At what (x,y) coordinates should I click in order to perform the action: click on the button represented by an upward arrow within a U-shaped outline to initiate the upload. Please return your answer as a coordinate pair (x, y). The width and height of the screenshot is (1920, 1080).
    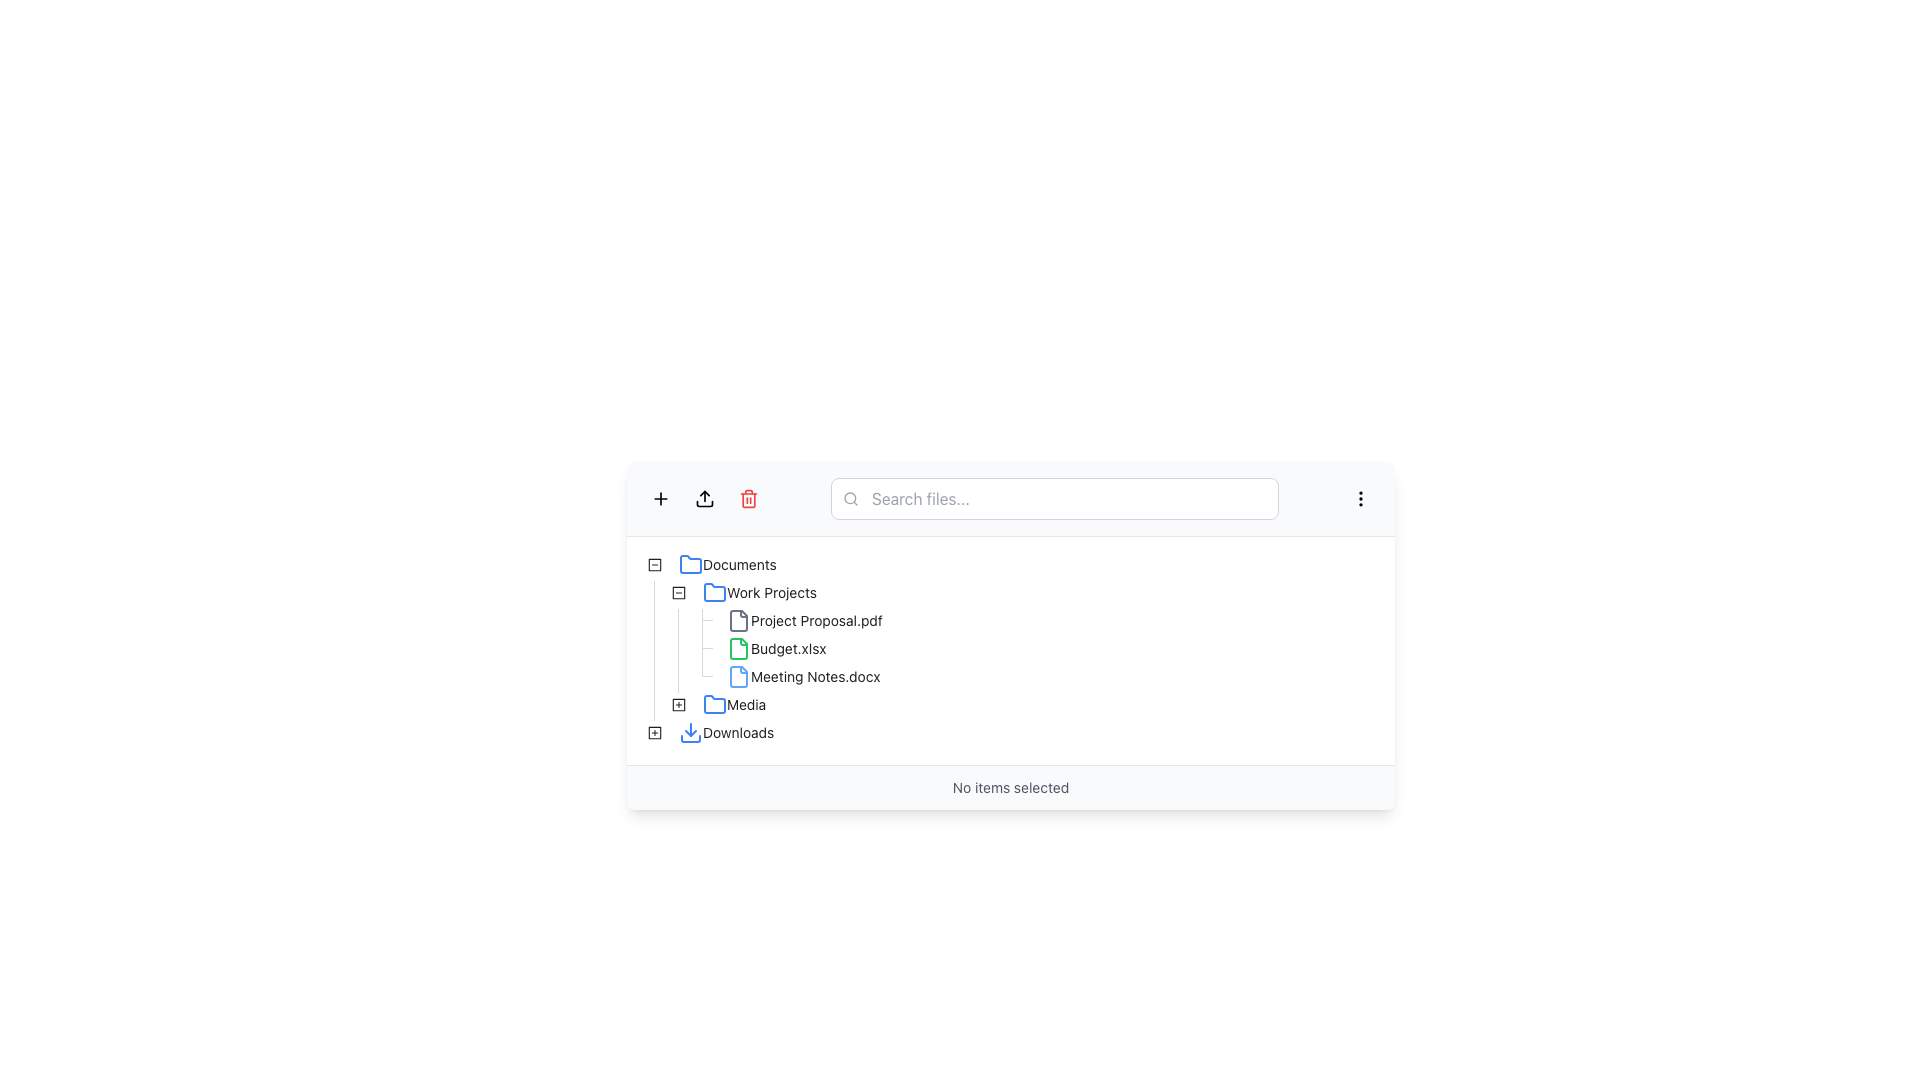
    Looking at the image, I should click on (705, 497).